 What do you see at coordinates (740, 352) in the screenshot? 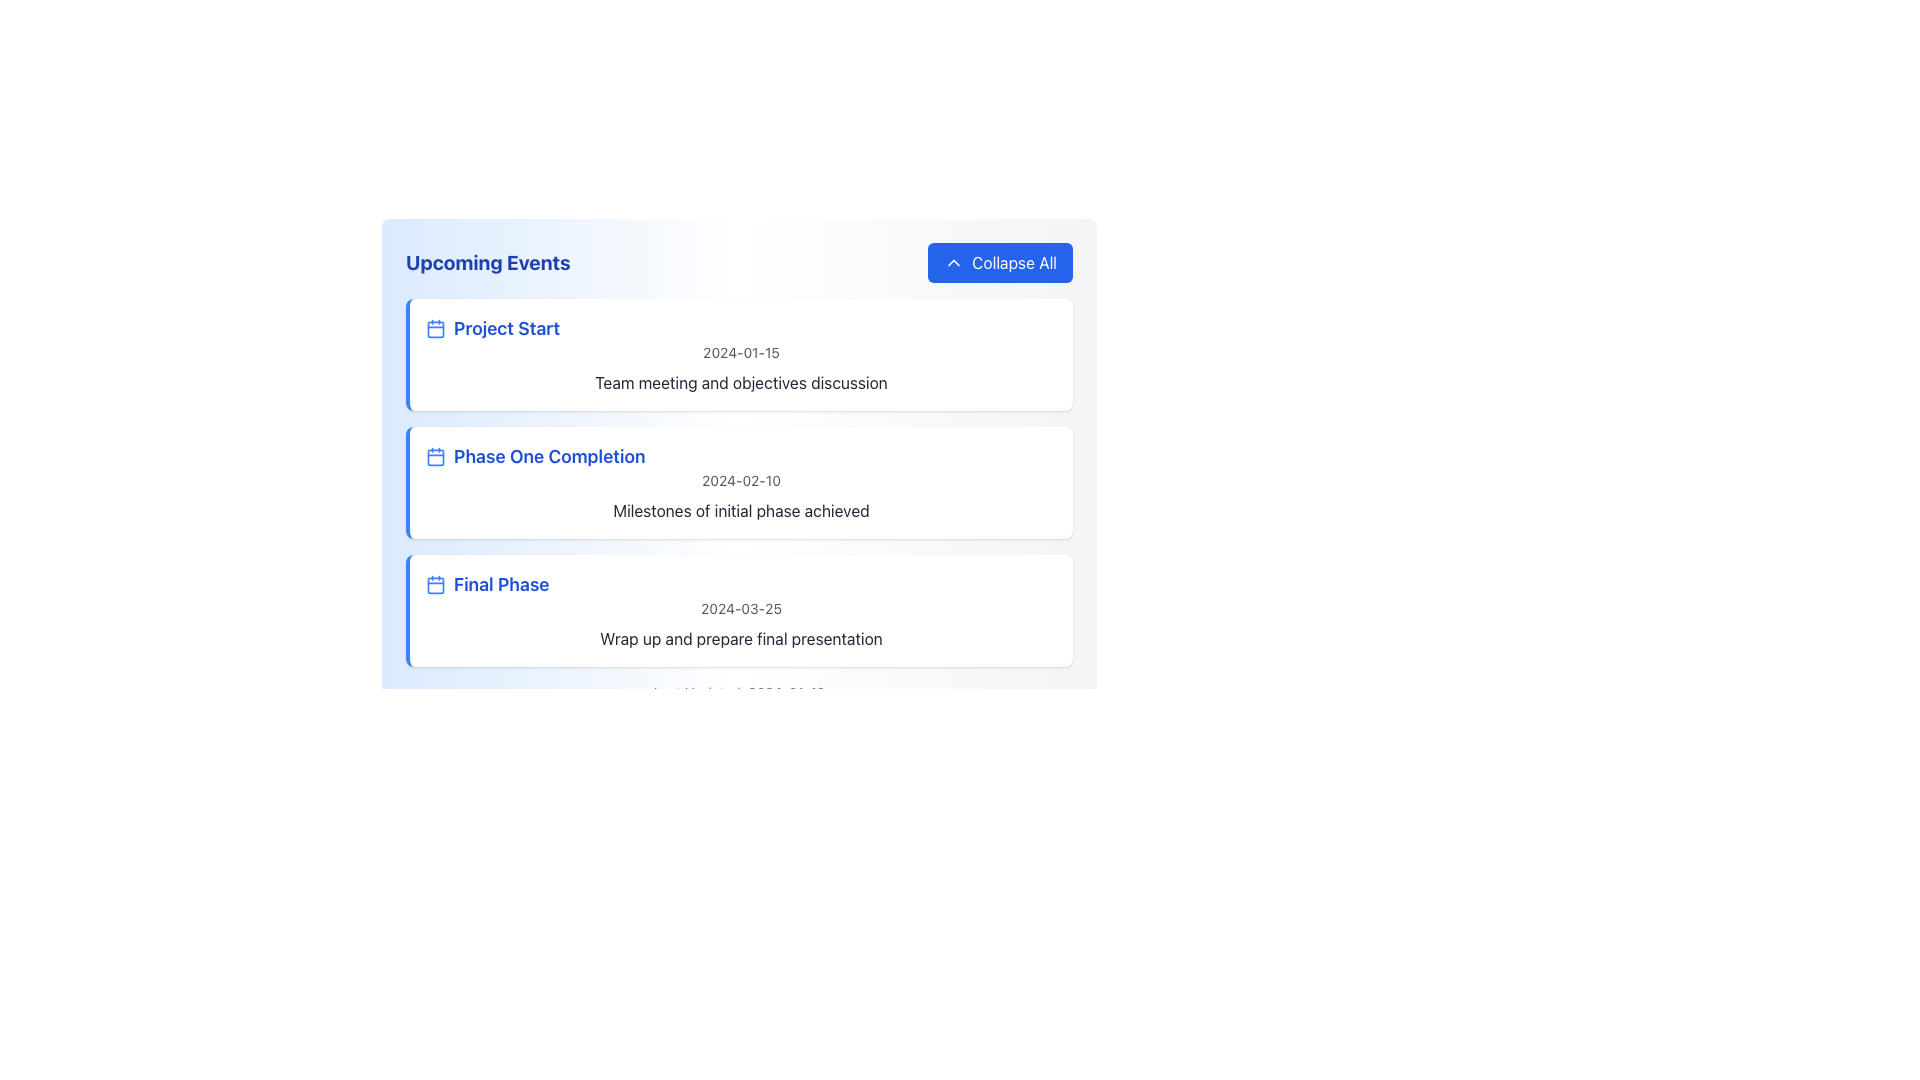
I see `the Text label displaying '2024-01-15', which is styled in gray and positioned beneath the 'Project Start' label` at bounding box center [740, 352].